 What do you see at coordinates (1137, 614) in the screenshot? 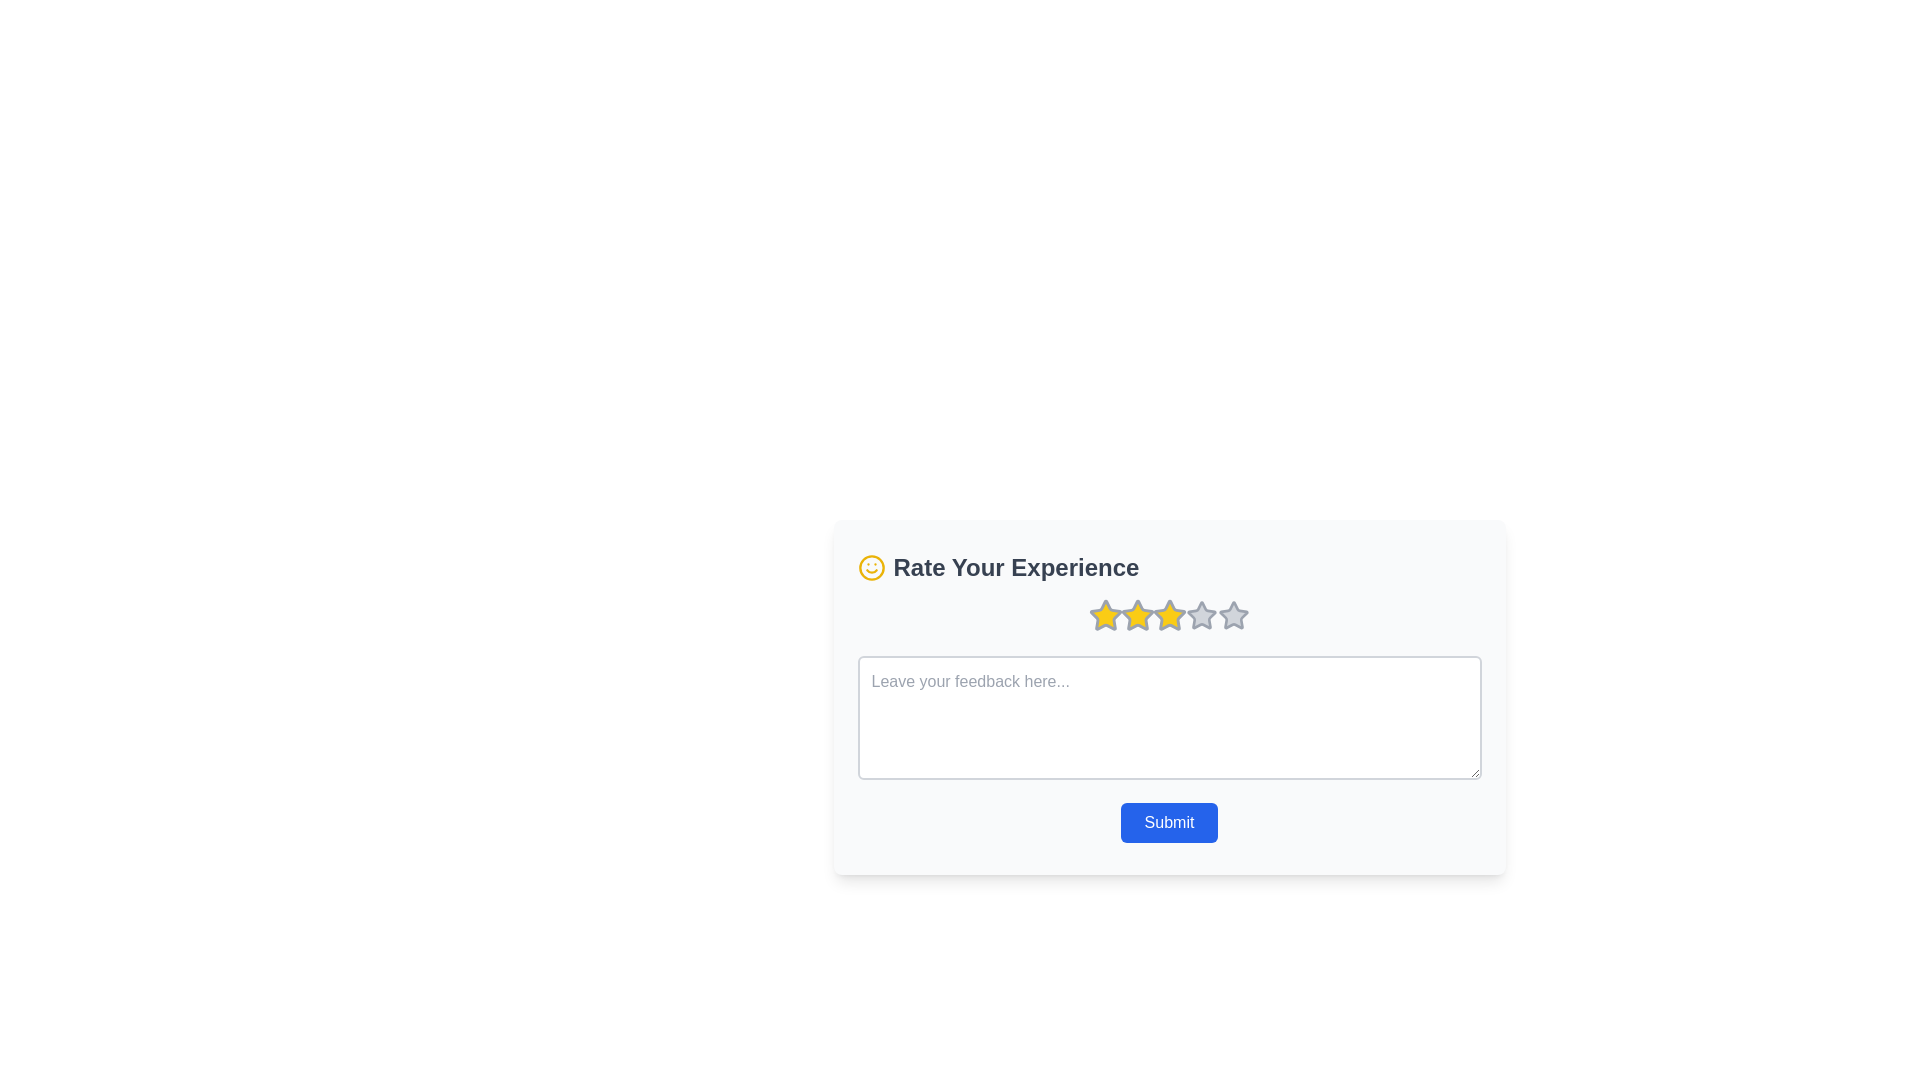
I see `the second star from the left in the rating control, which is located below the 'Rate Your Experience' heading` at bounding box center [1137, 614].